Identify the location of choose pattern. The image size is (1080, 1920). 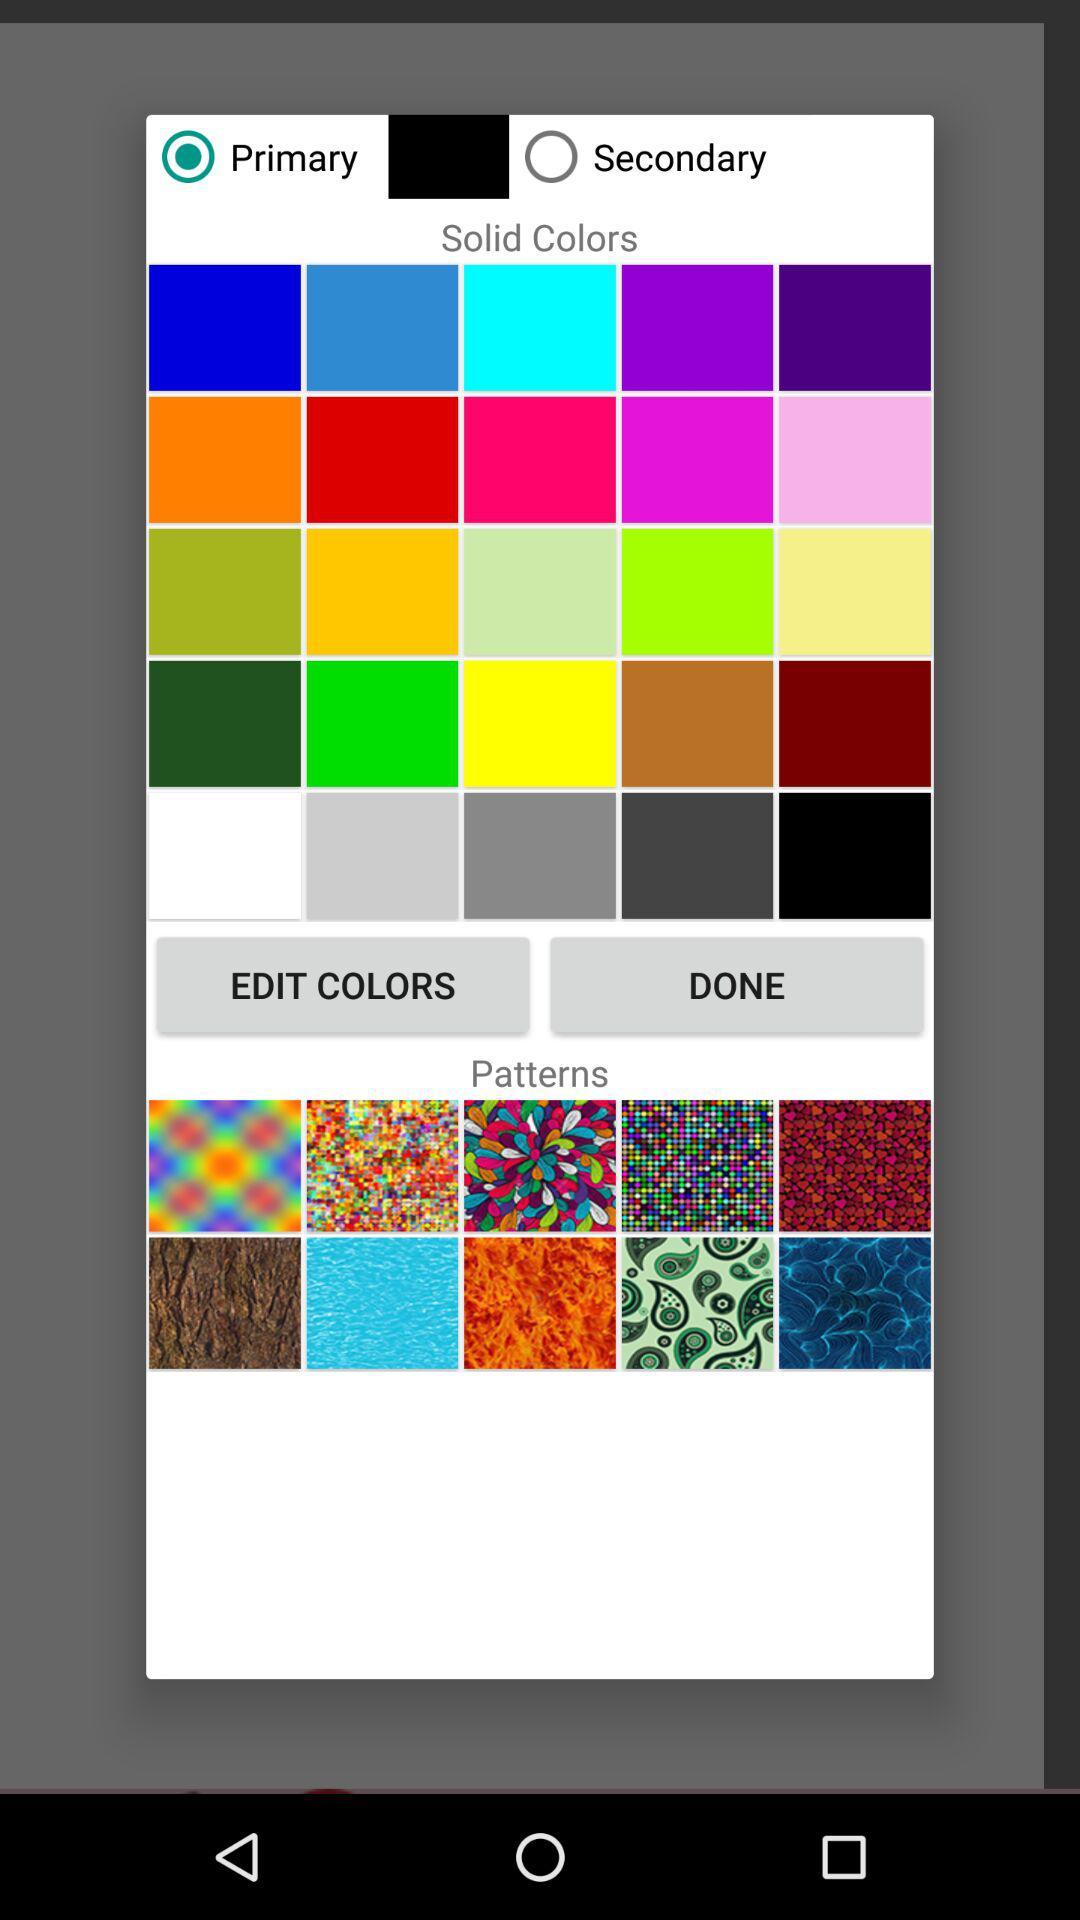
(224, 1303).